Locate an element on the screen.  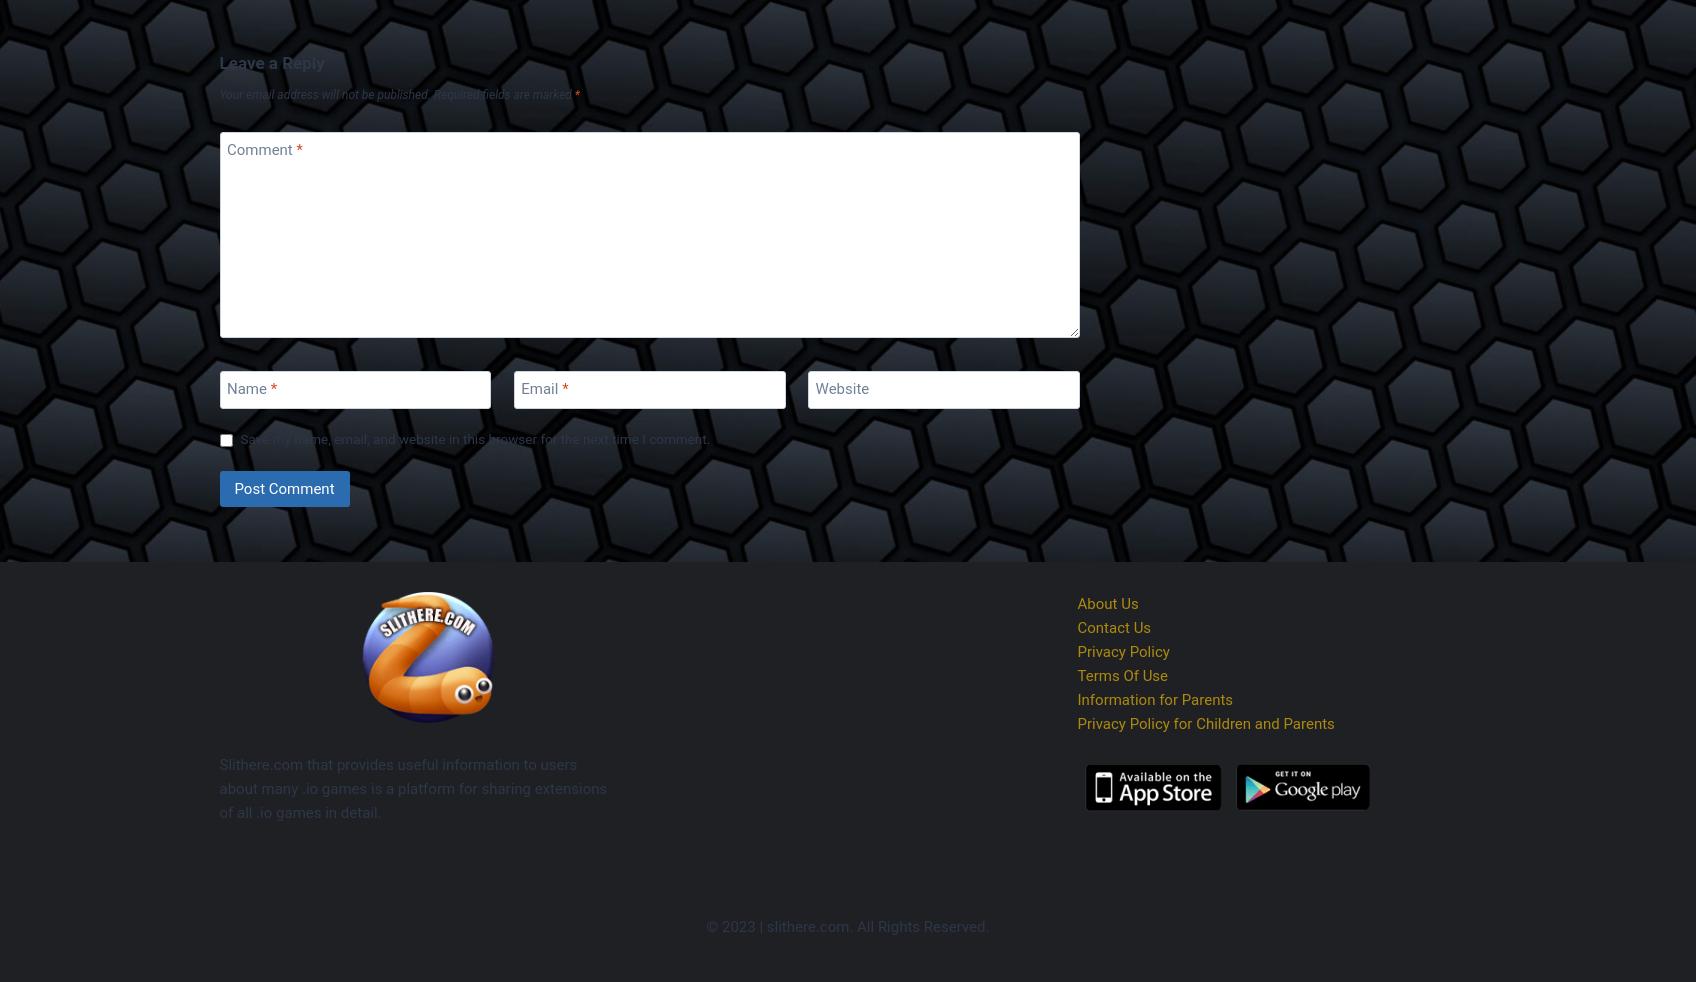
'Website' is located at coordinates (841, 388).